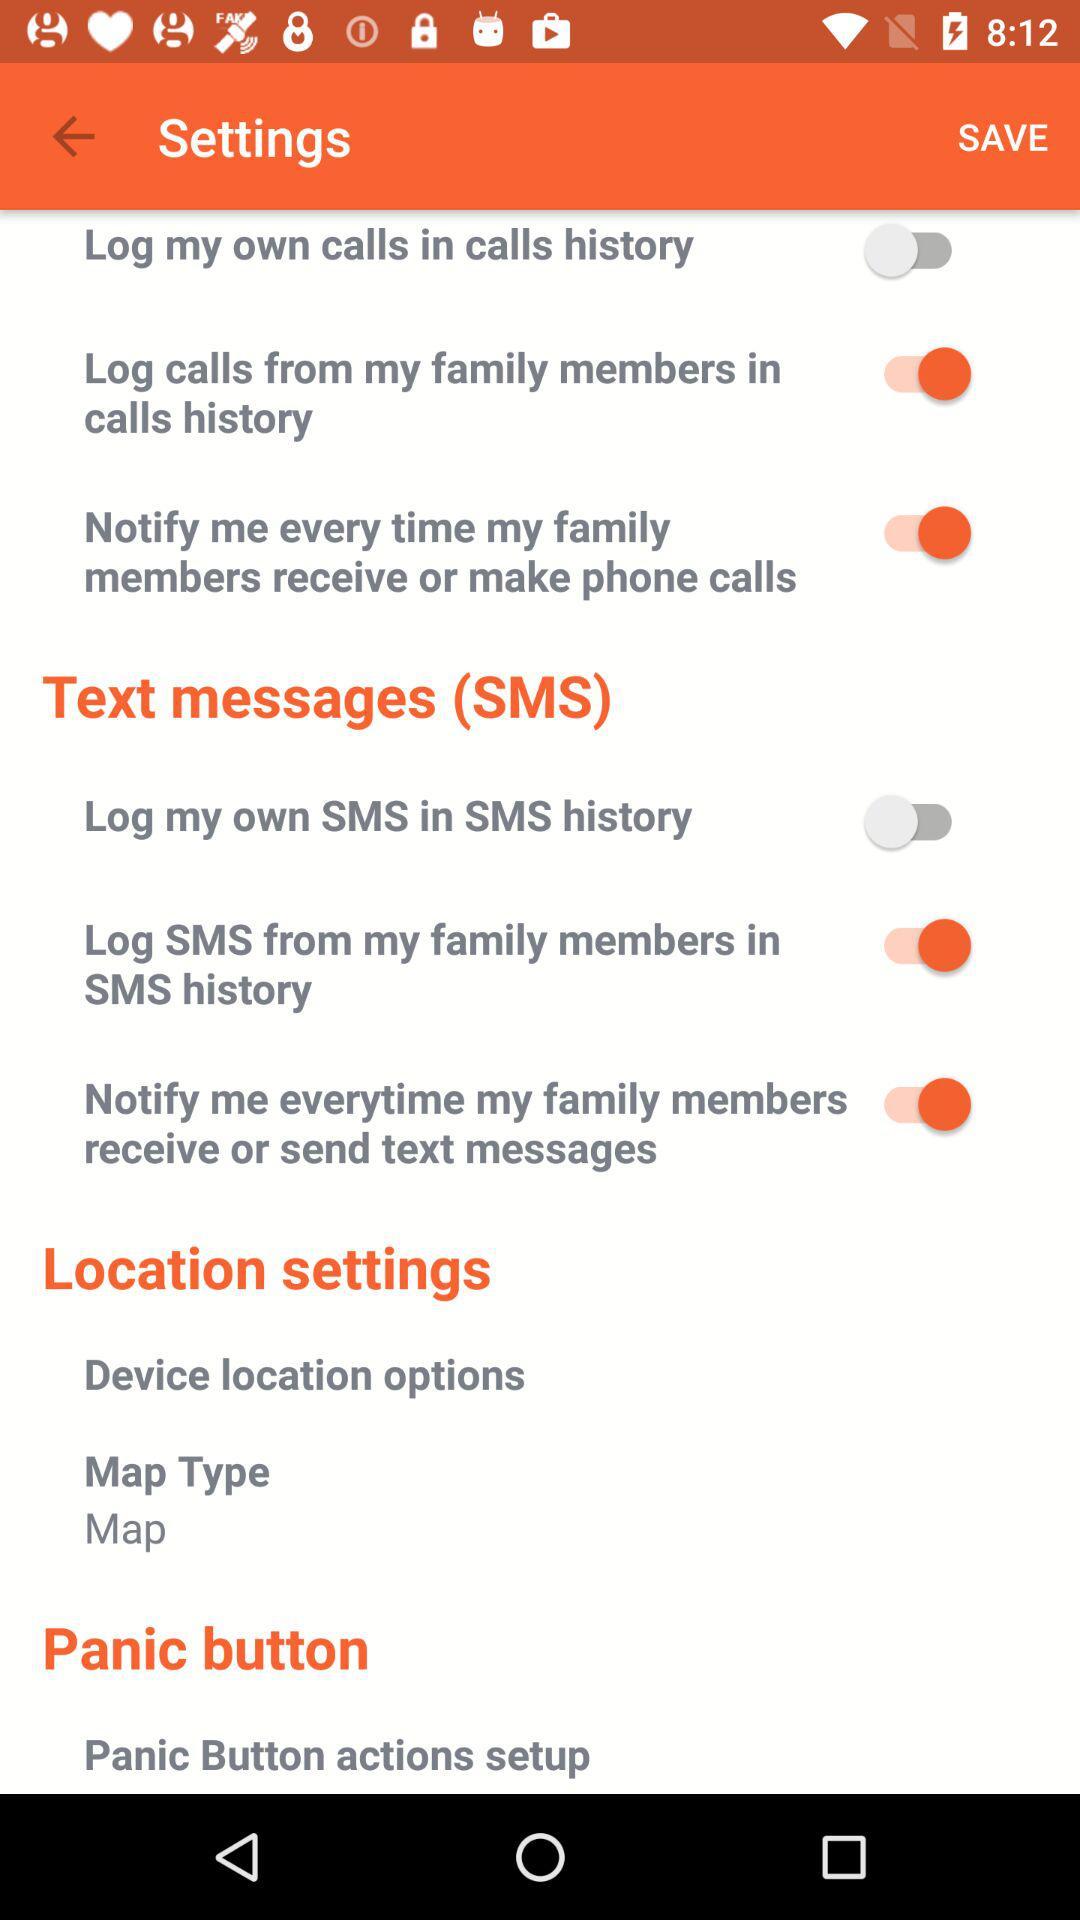 This screenshot has height=1920, width=1080. Describe the element at coordinates (72, 135) in the screenshot. I see `app to the left of the settings` at that location.